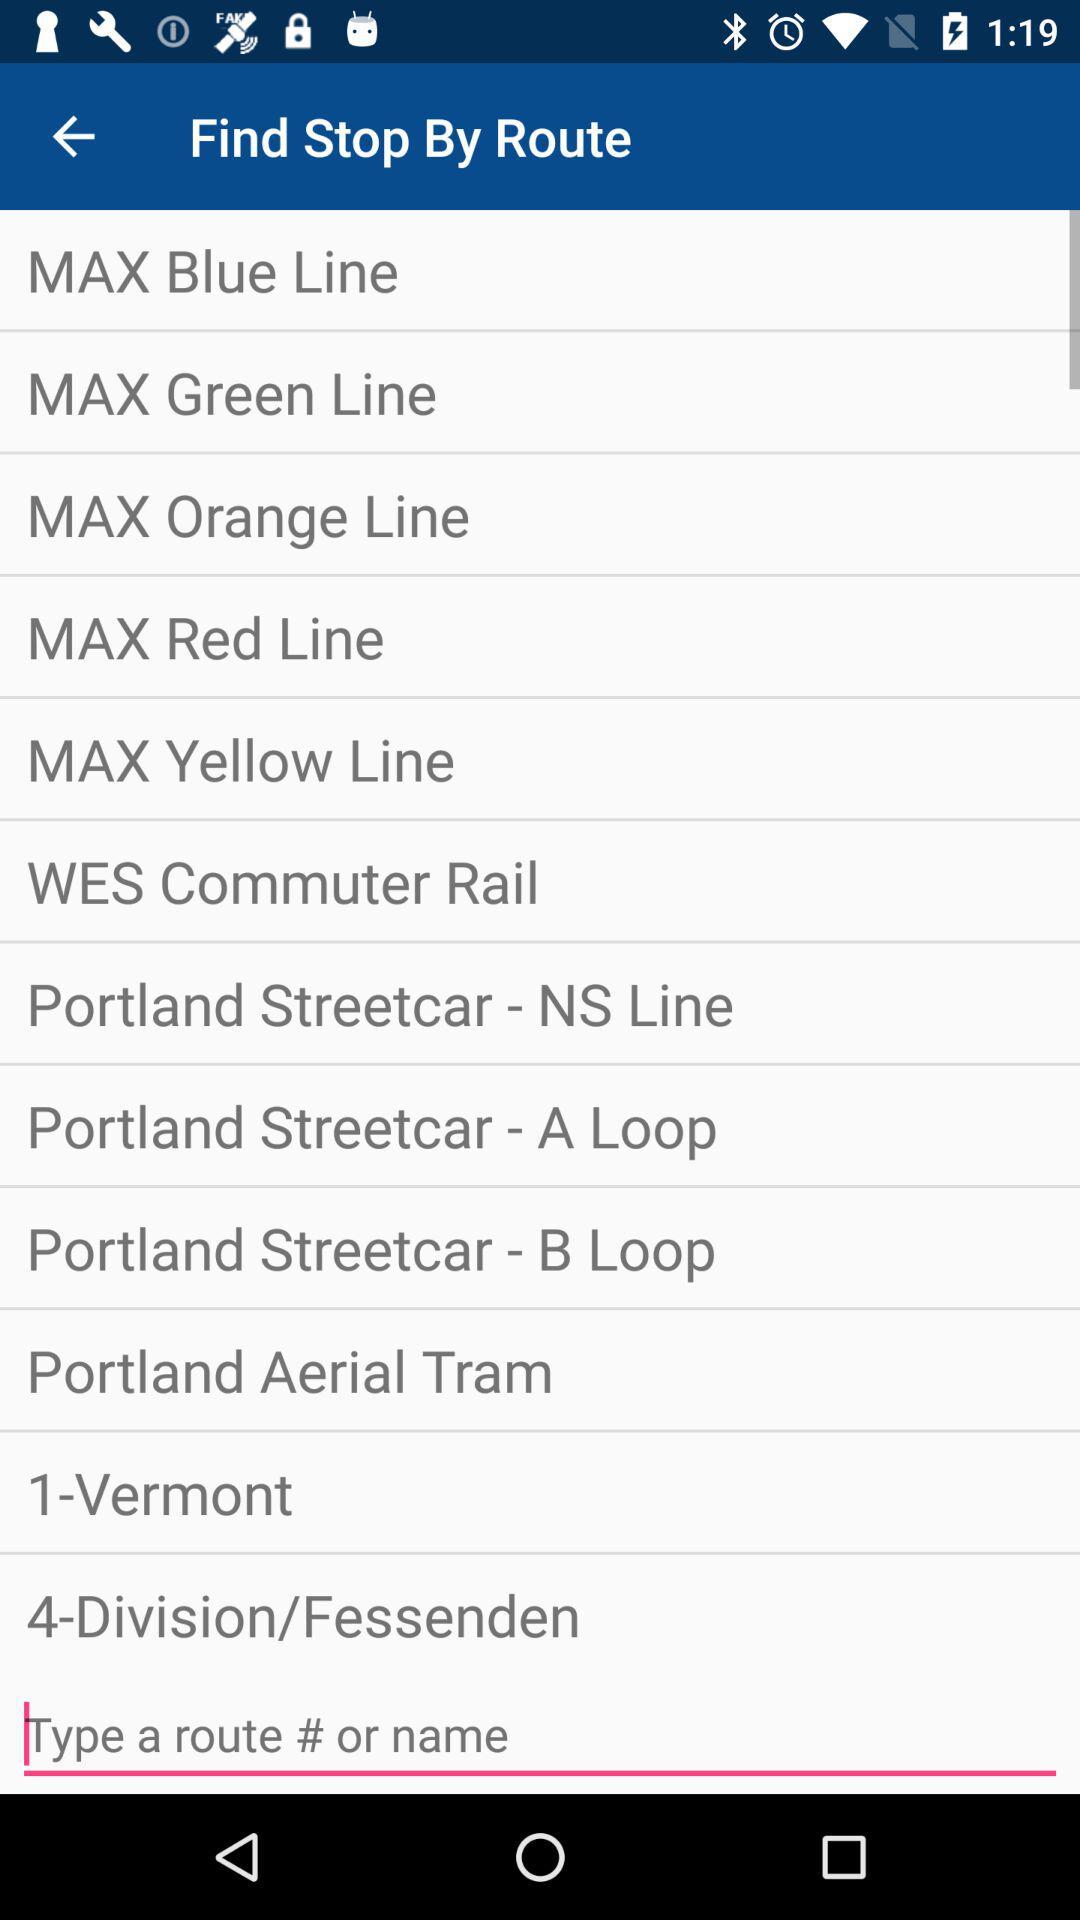 The height and width of the screenshot is (1920, 1080). I want to click on wes commuter rail icon, so click(540, 880).